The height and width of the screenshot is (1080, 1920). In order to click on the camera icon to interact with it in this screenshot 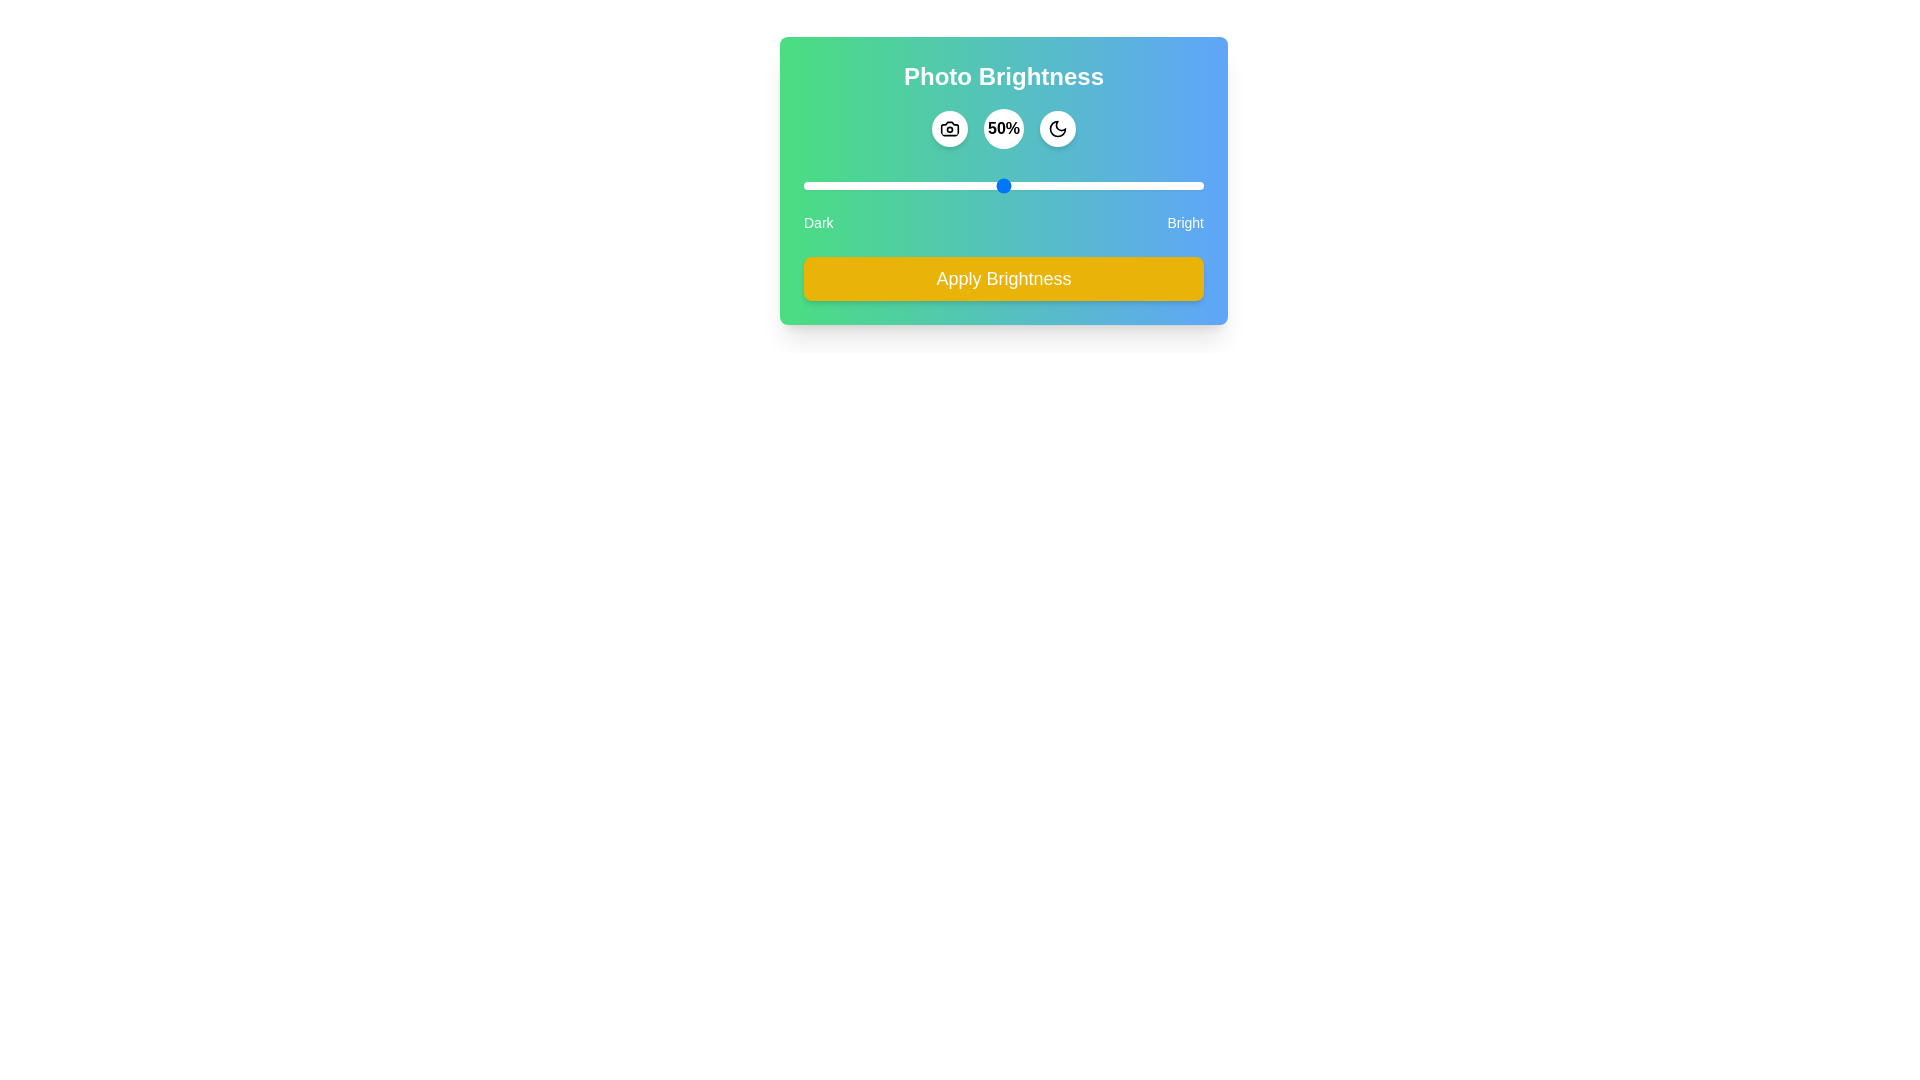, I will do `click(949, 128)`.